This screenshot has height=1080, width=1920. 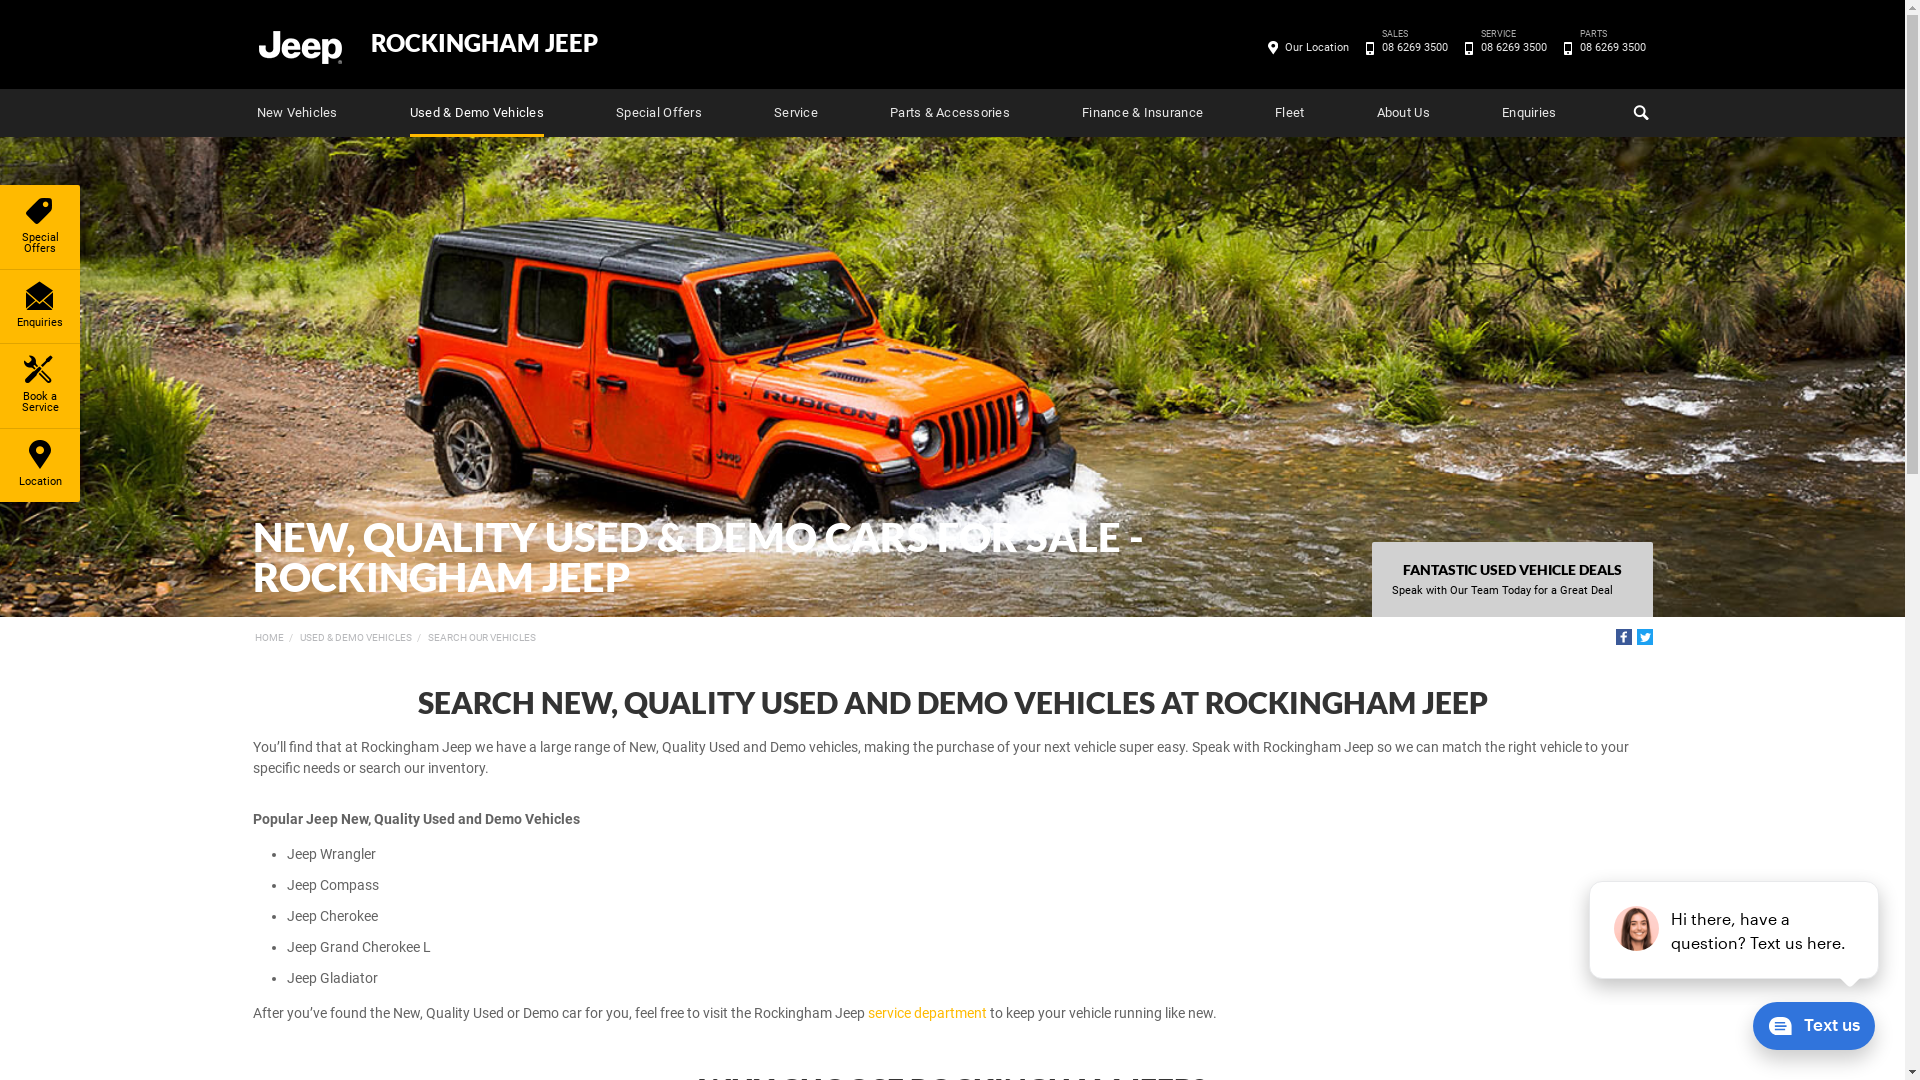 What do you see at coordinates (1372, 46) in the screenshot?
I see `'SALES` at bounding box center [1372, 46].